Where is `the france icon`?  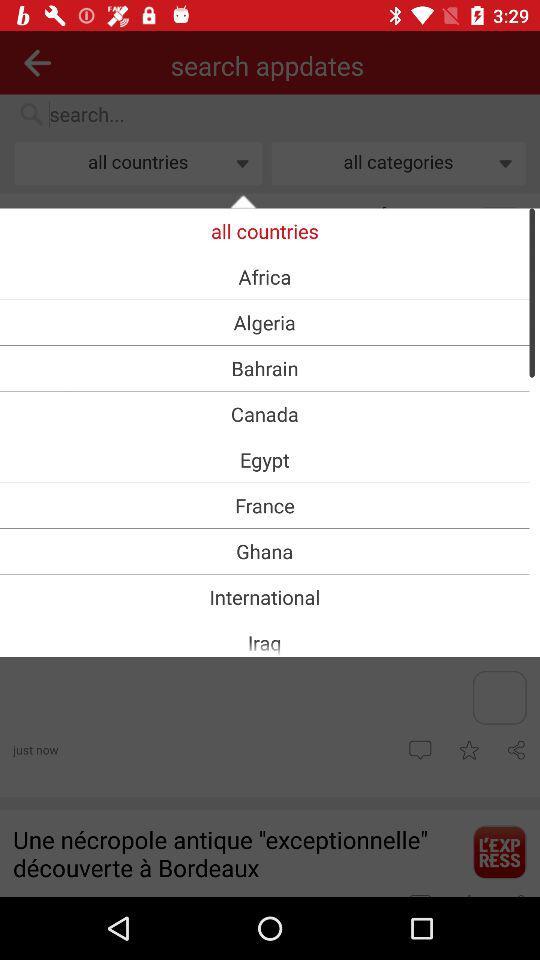
the france icon is located at coordinates (264, 504).